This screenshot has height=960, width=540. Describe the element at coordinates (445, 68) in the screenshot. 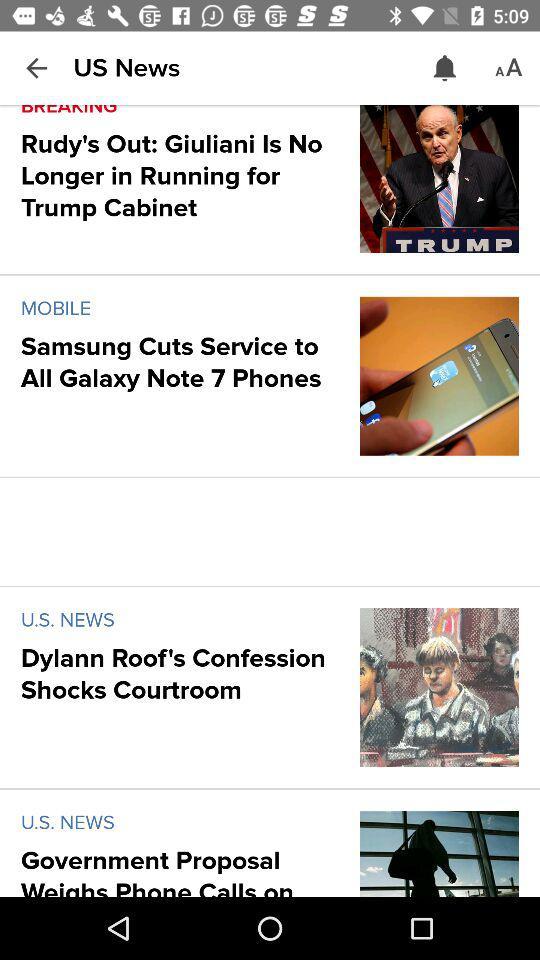

I see `icon next to the us news item` at that location.